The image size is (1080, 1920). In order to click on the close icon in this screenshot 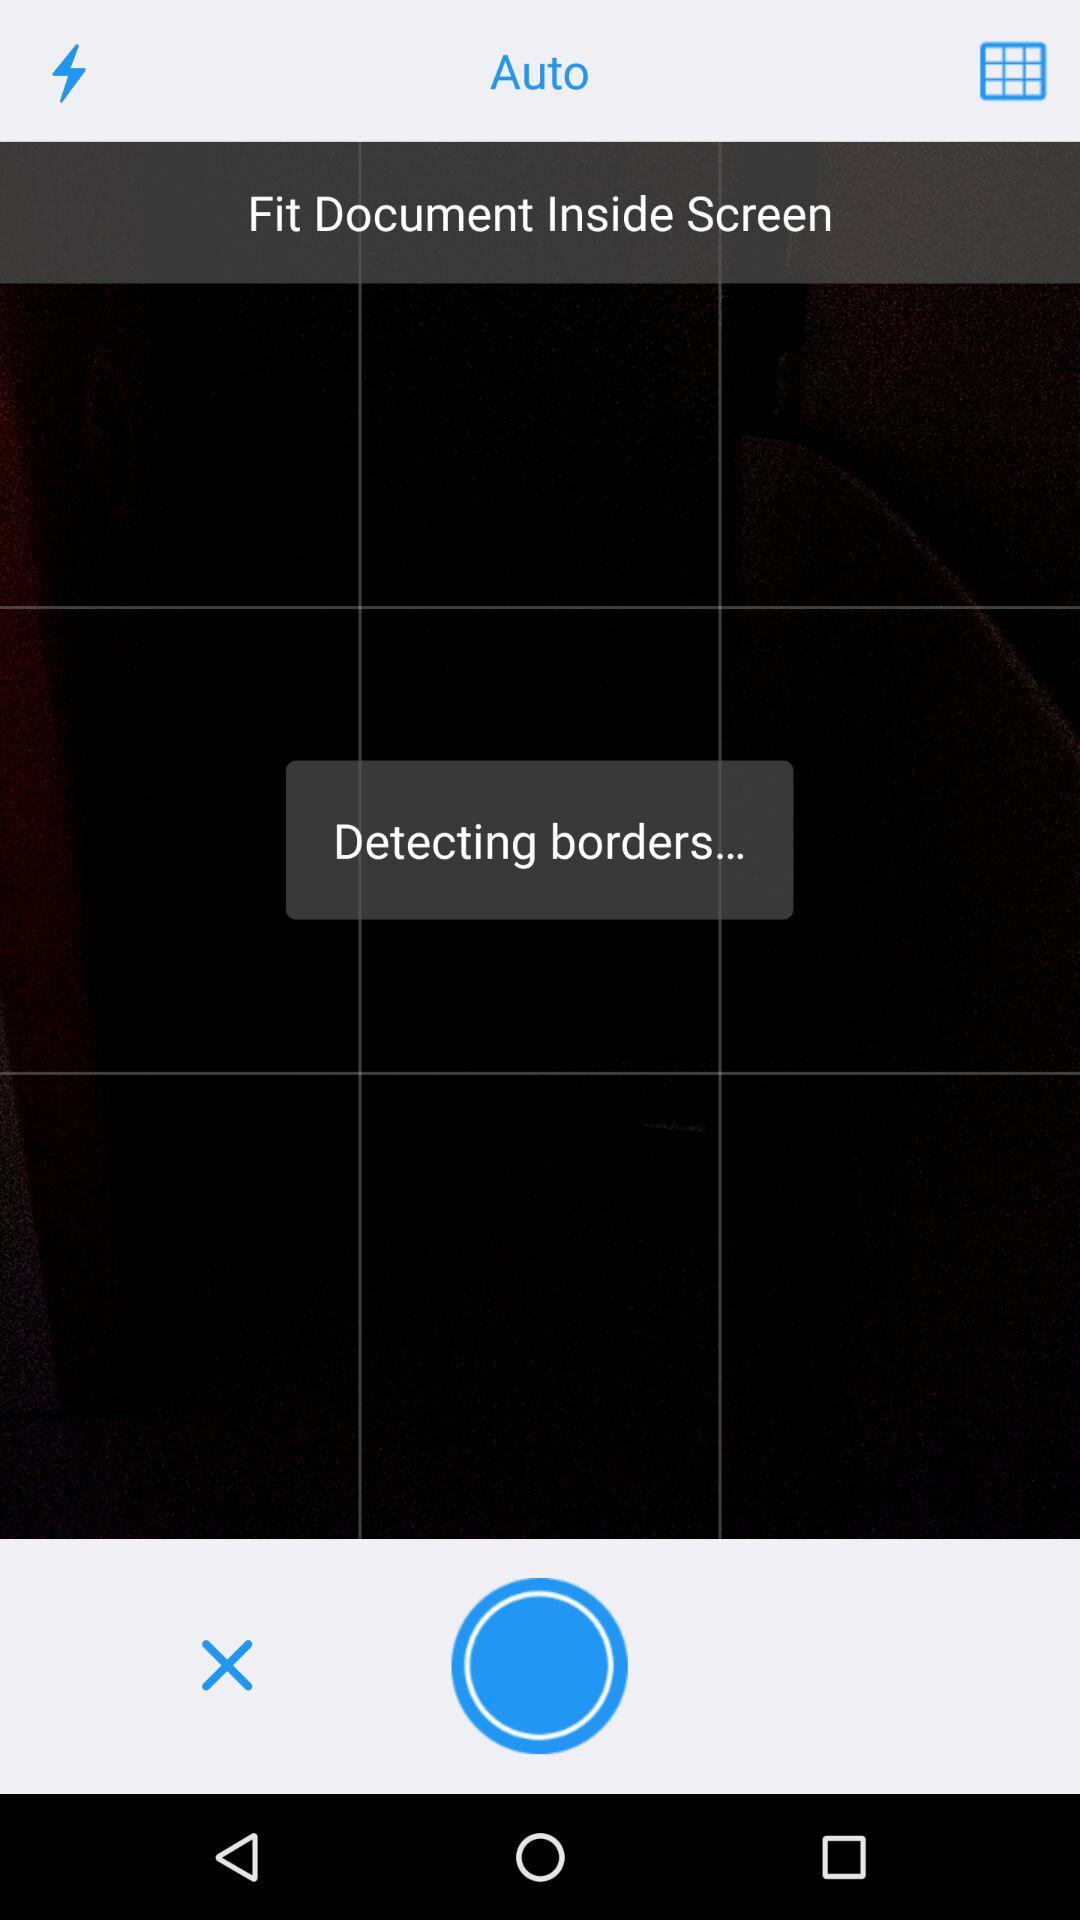, I will do `click(225, 1666)`.